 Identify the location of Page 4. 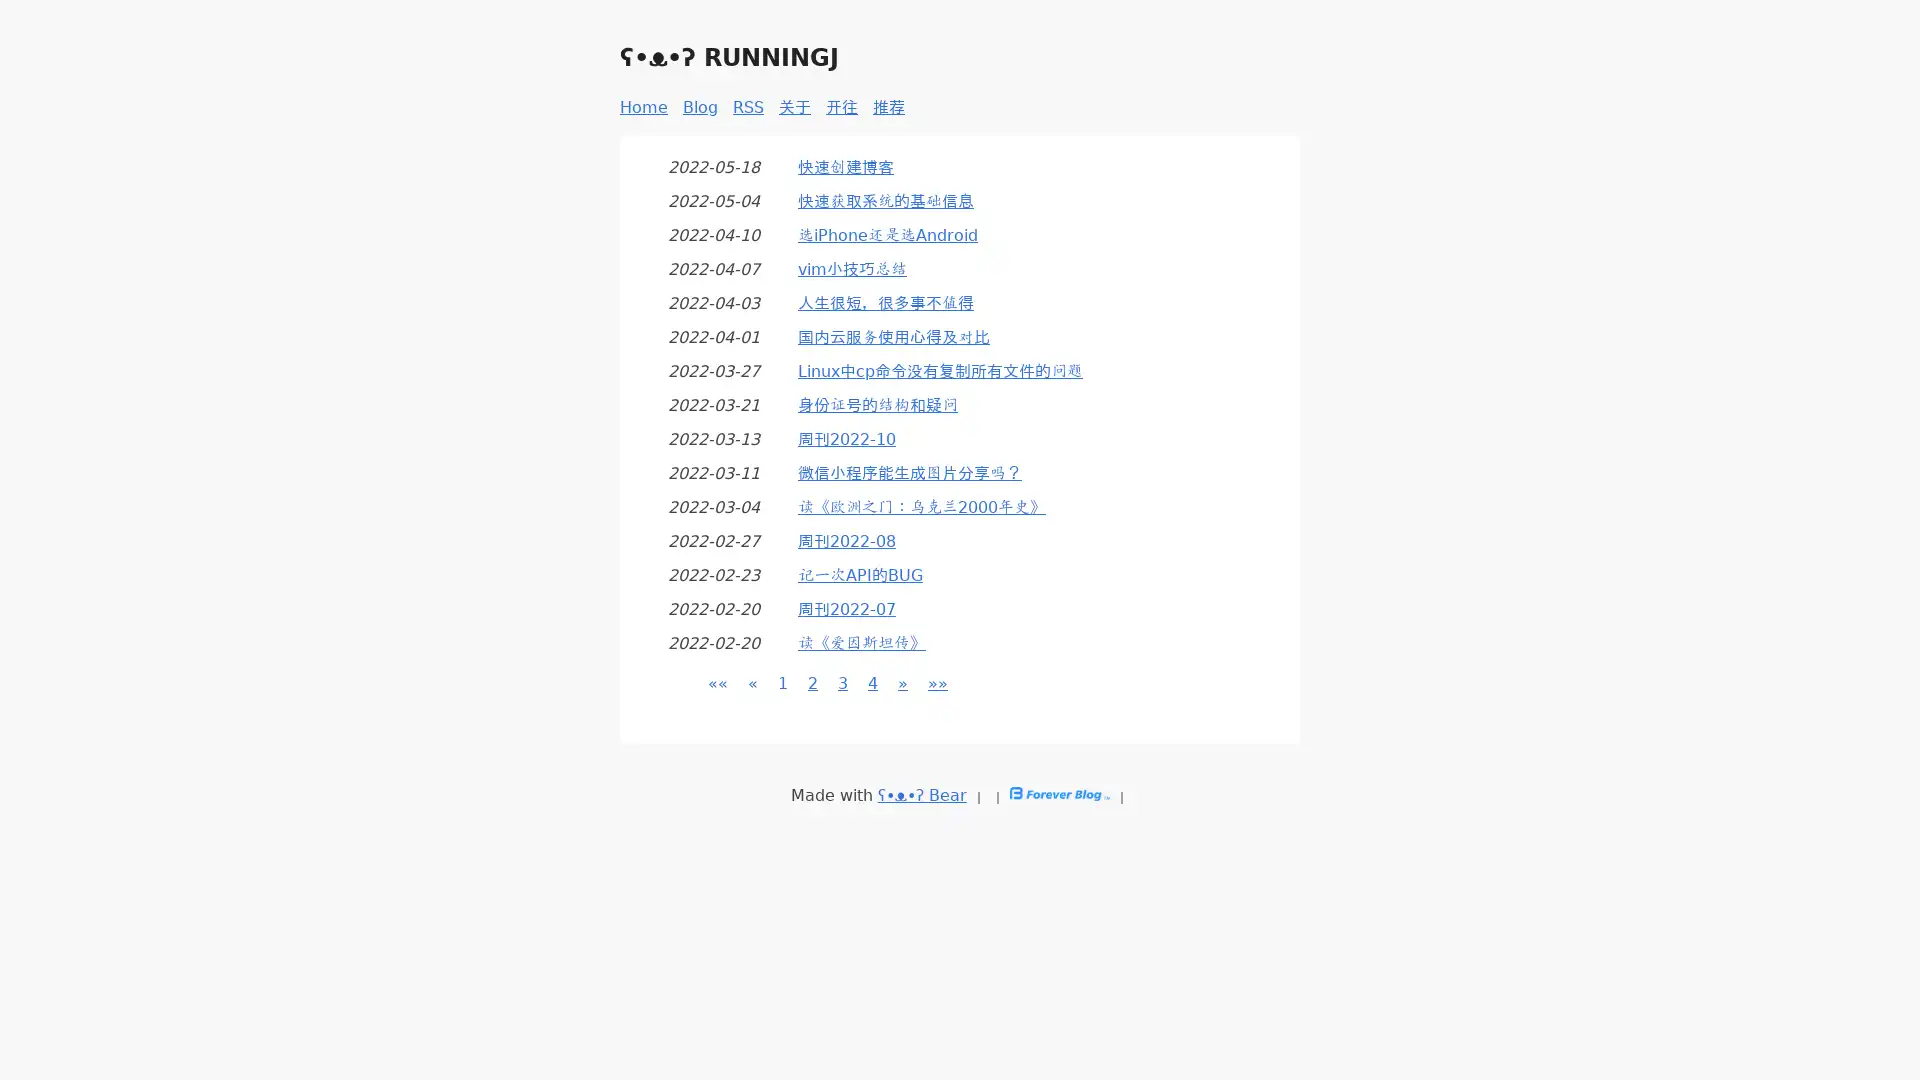
(873, 681).